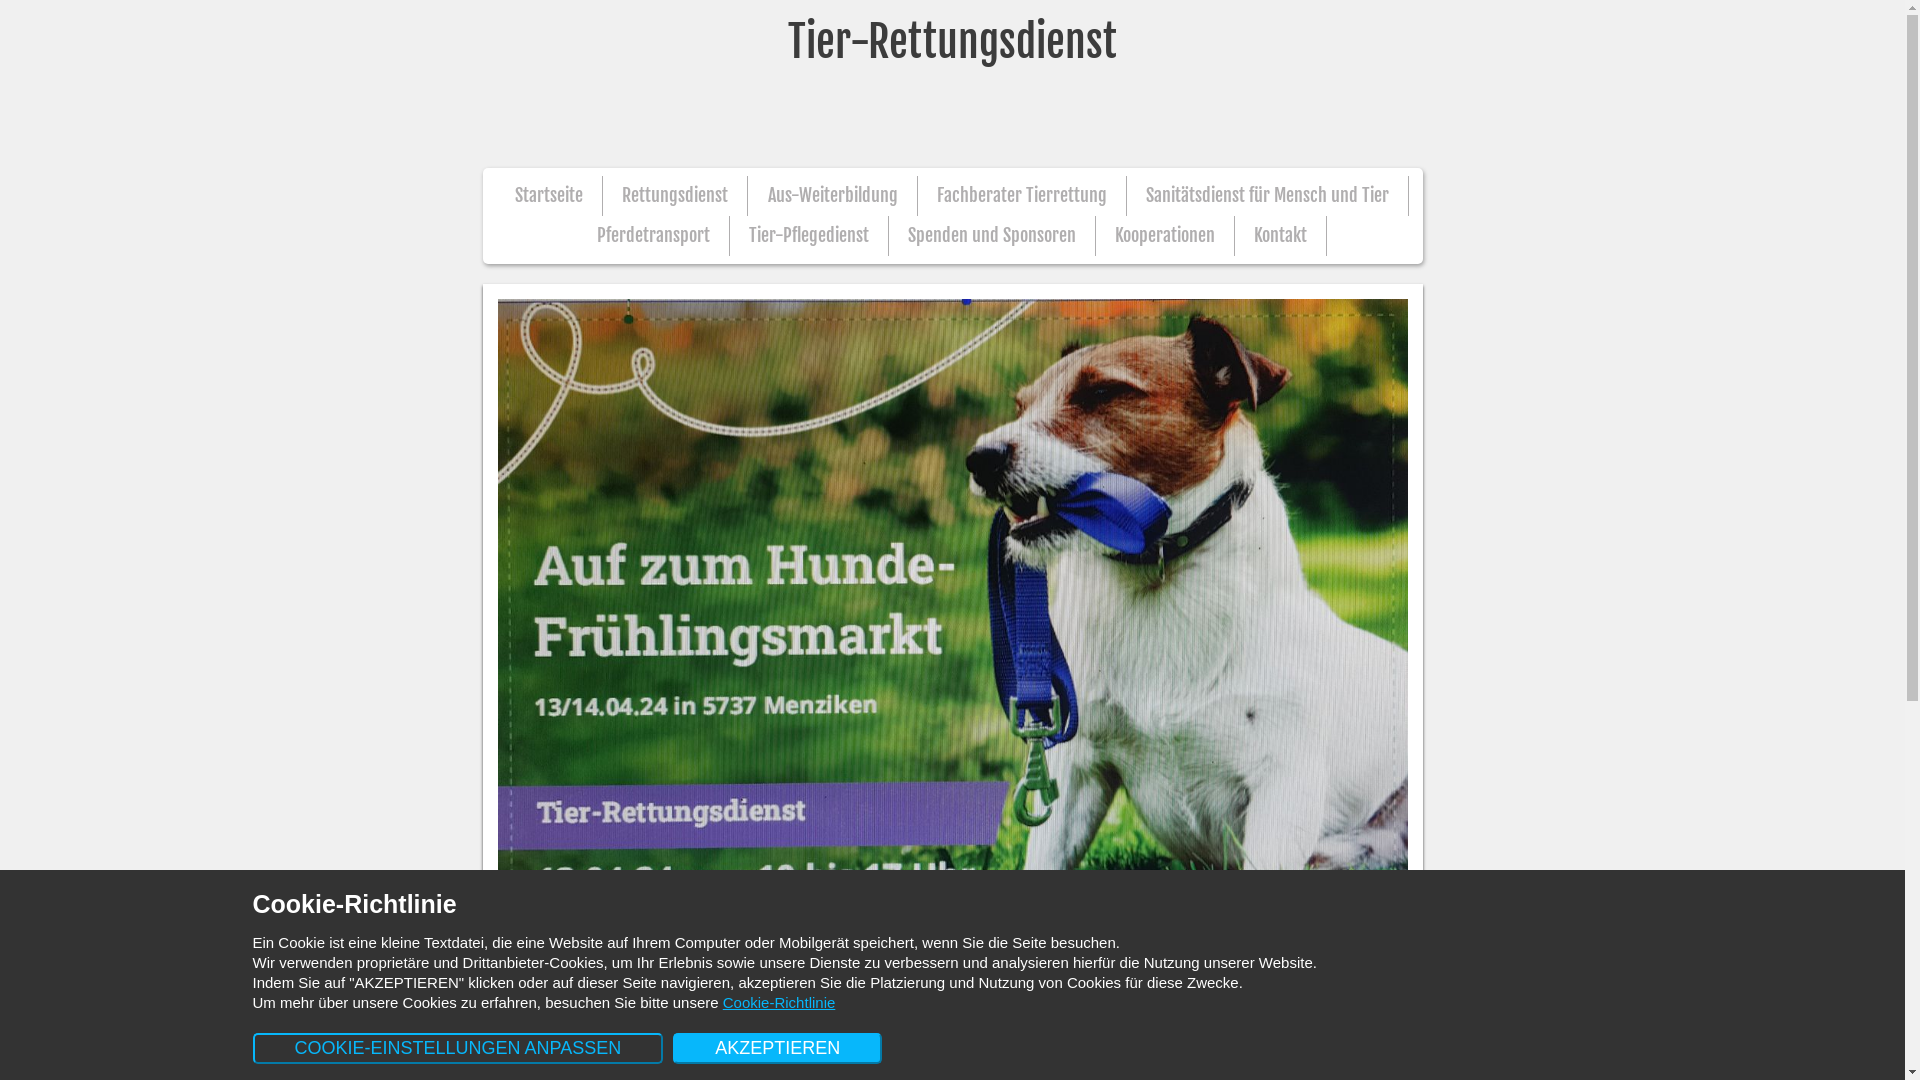 Image resolution: width=1920 pixels, height=1080 pixels. What do you see at coordinates (653, 234) in the screenshot?
I see `'Pferdetransport'` at bounding box center [653, 234].